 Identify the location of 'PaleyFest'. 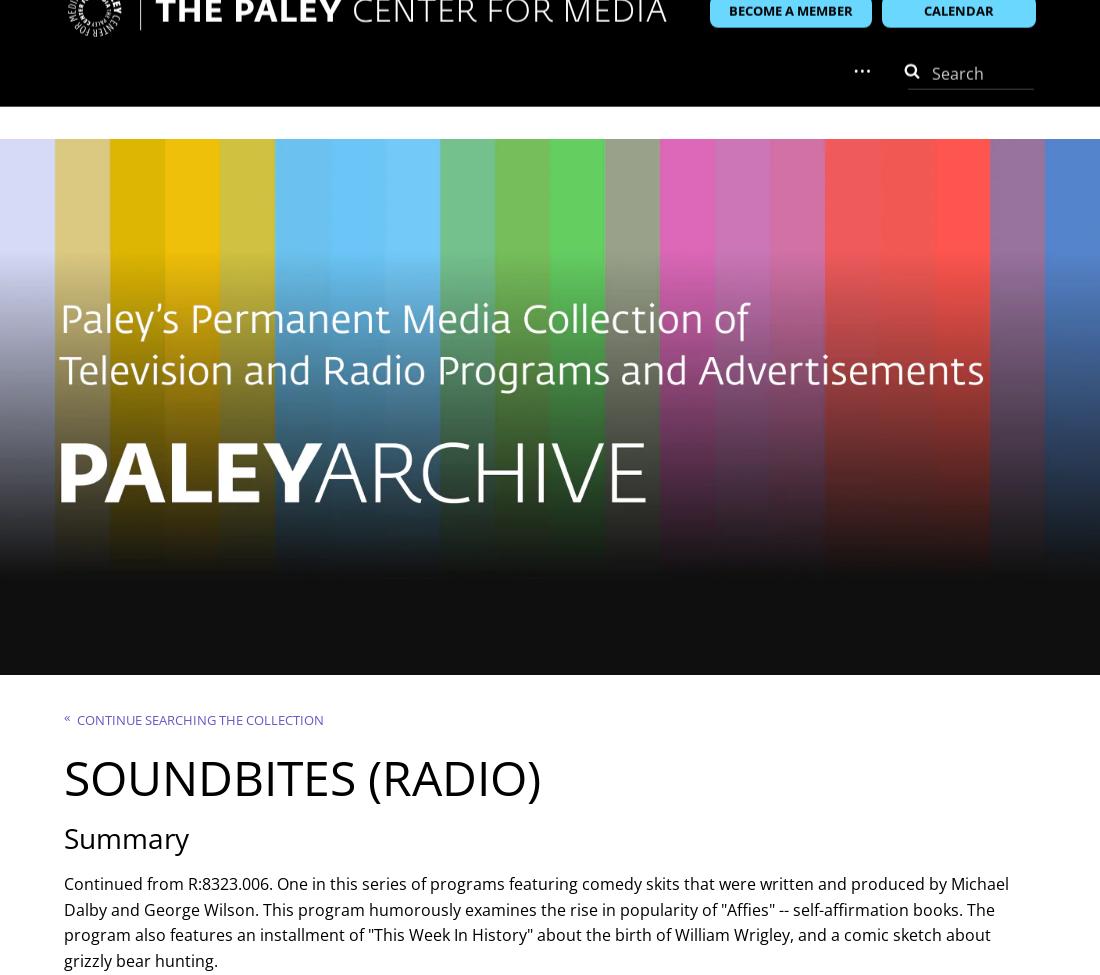
(371, 101).